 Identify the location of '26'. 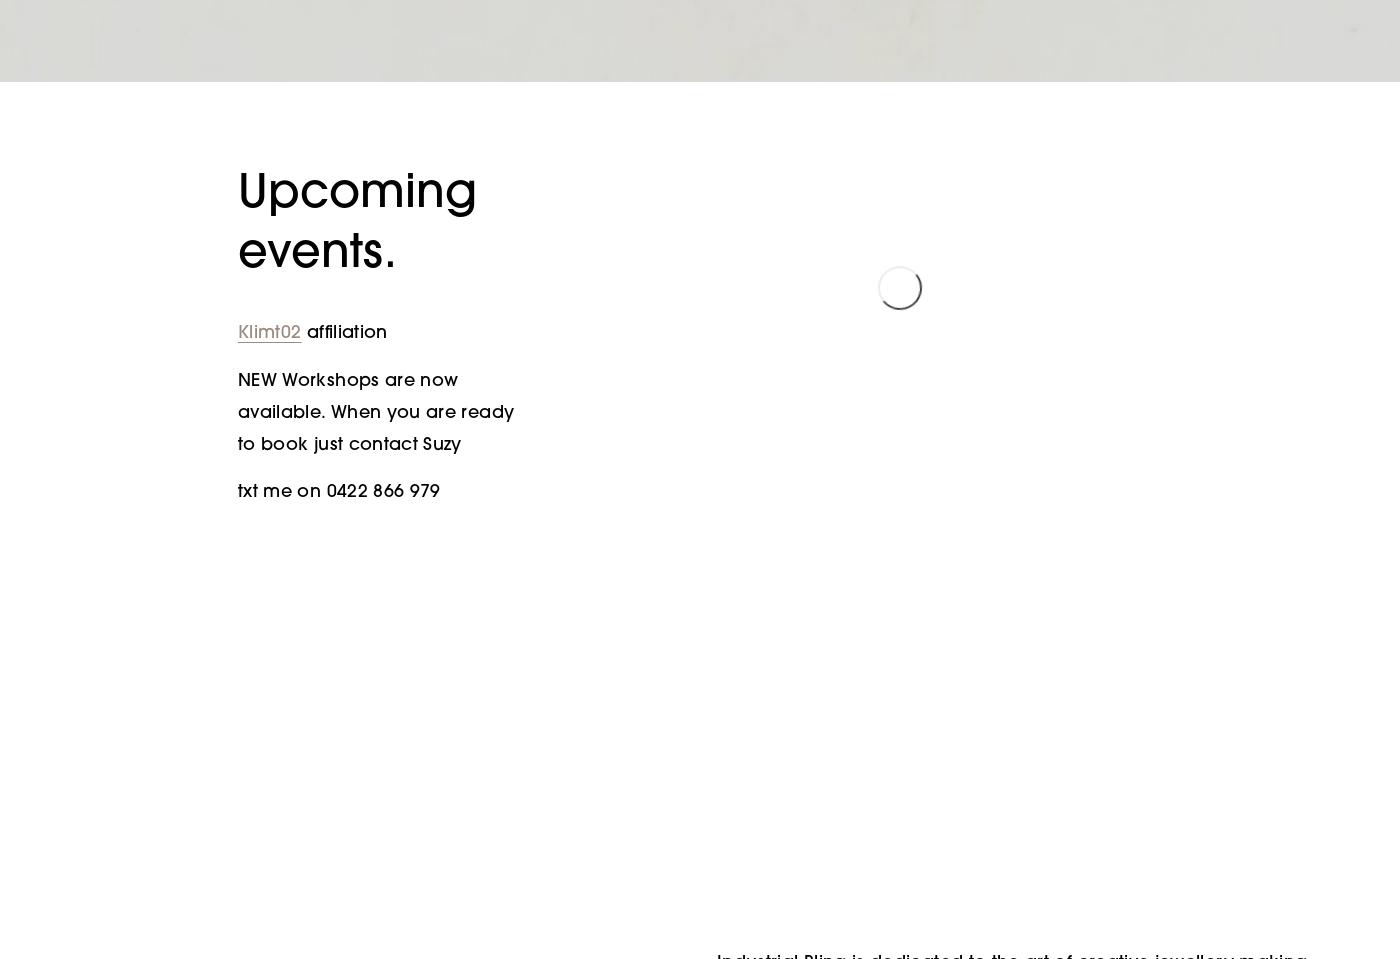
(679, 597).